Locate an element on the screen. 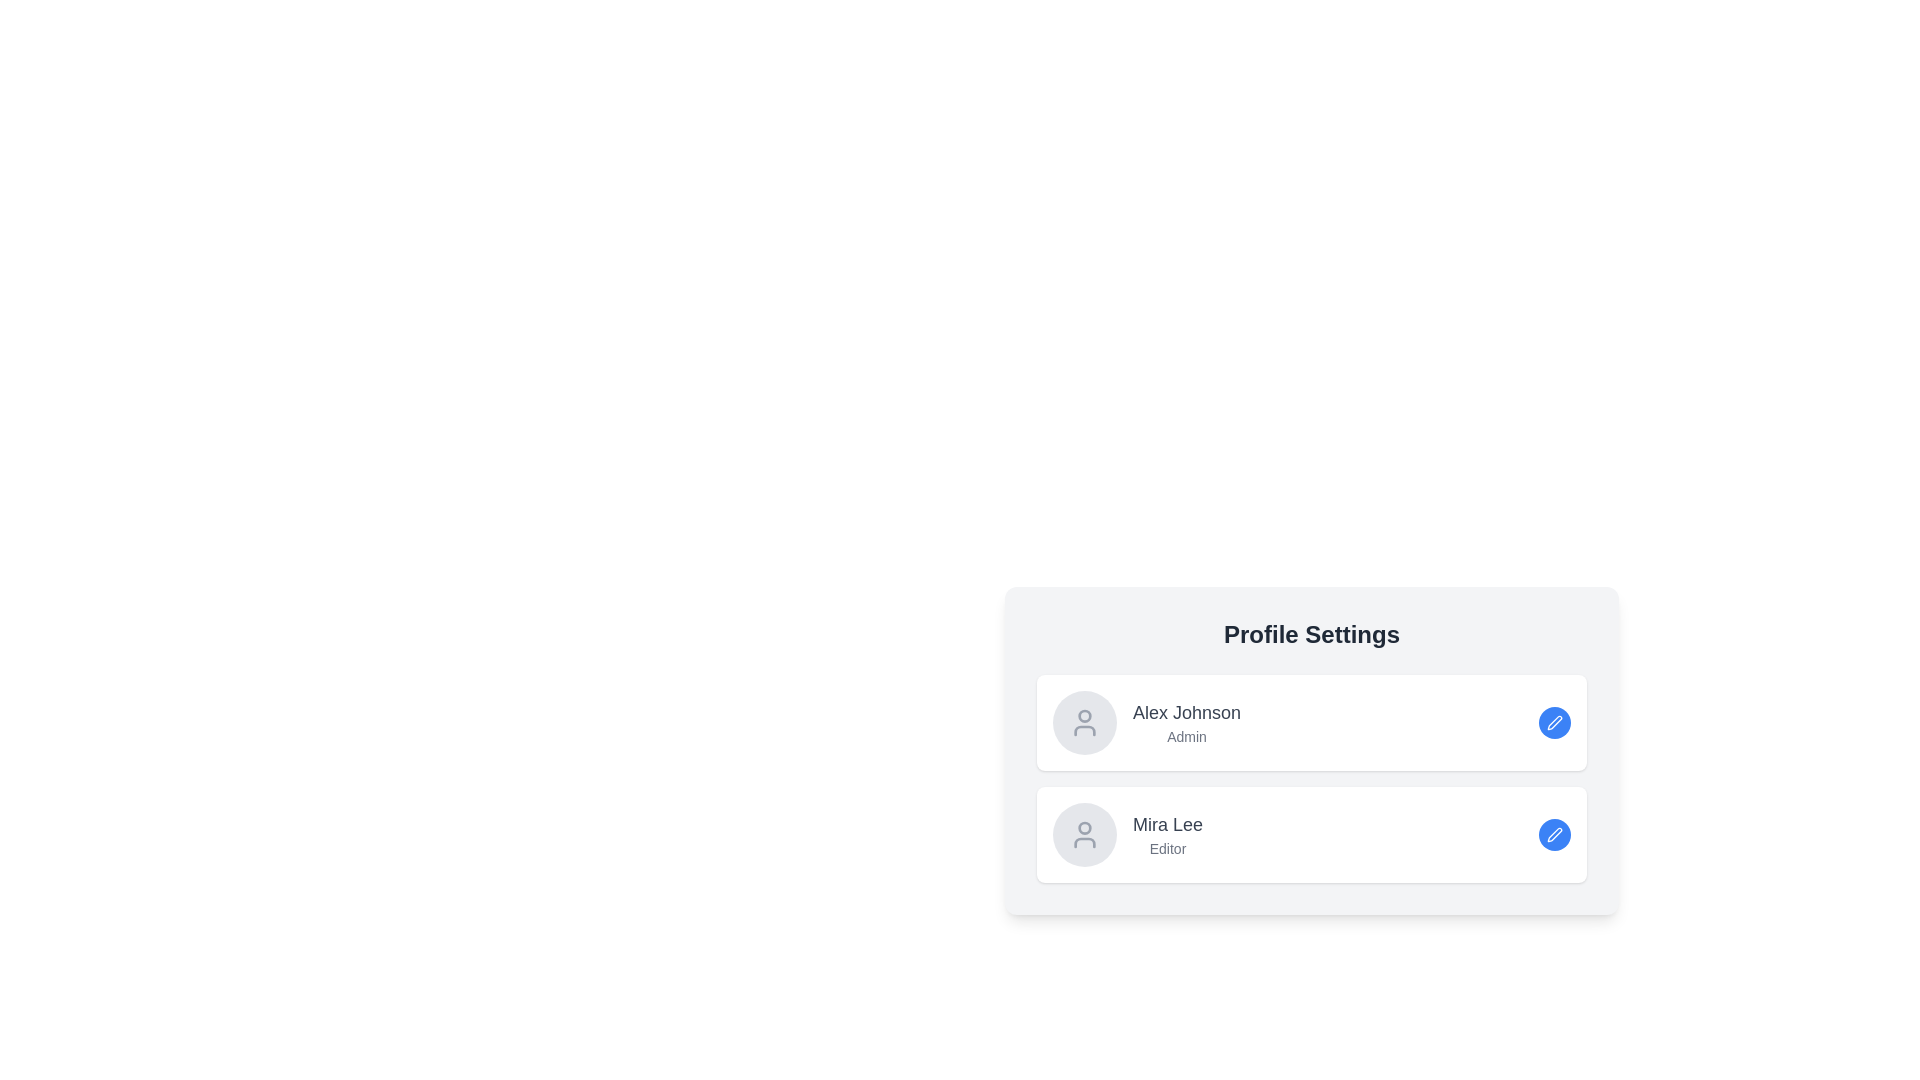 The height and width of the screenshot is (1080, 1920). the Profile Information Card for 'Alex Johnson', which displays the user's name and role is located at coordinates (1147, 722).